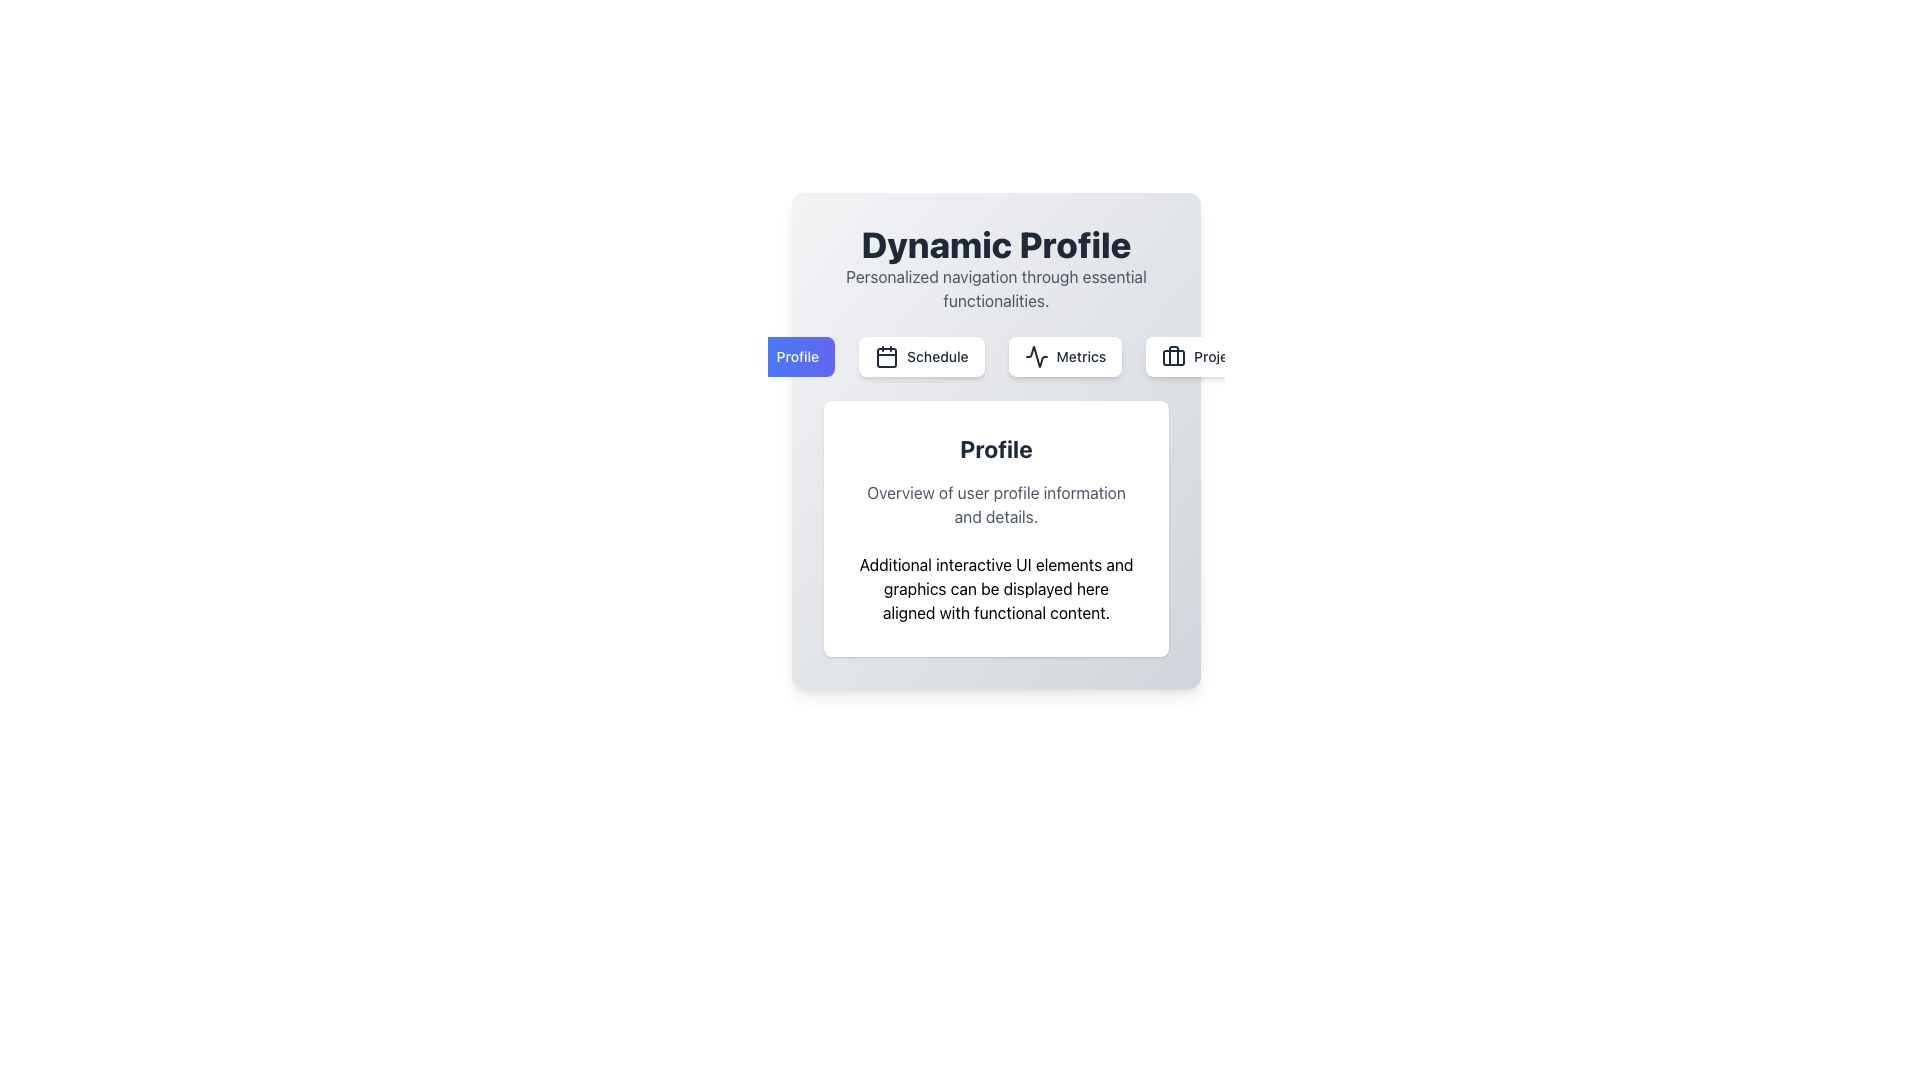 The width and height of the screenshot is (1920, 1080). I want to click on the text label that provides context for the 'Schedule' button, located at the center of the UI, so click(936, 356).